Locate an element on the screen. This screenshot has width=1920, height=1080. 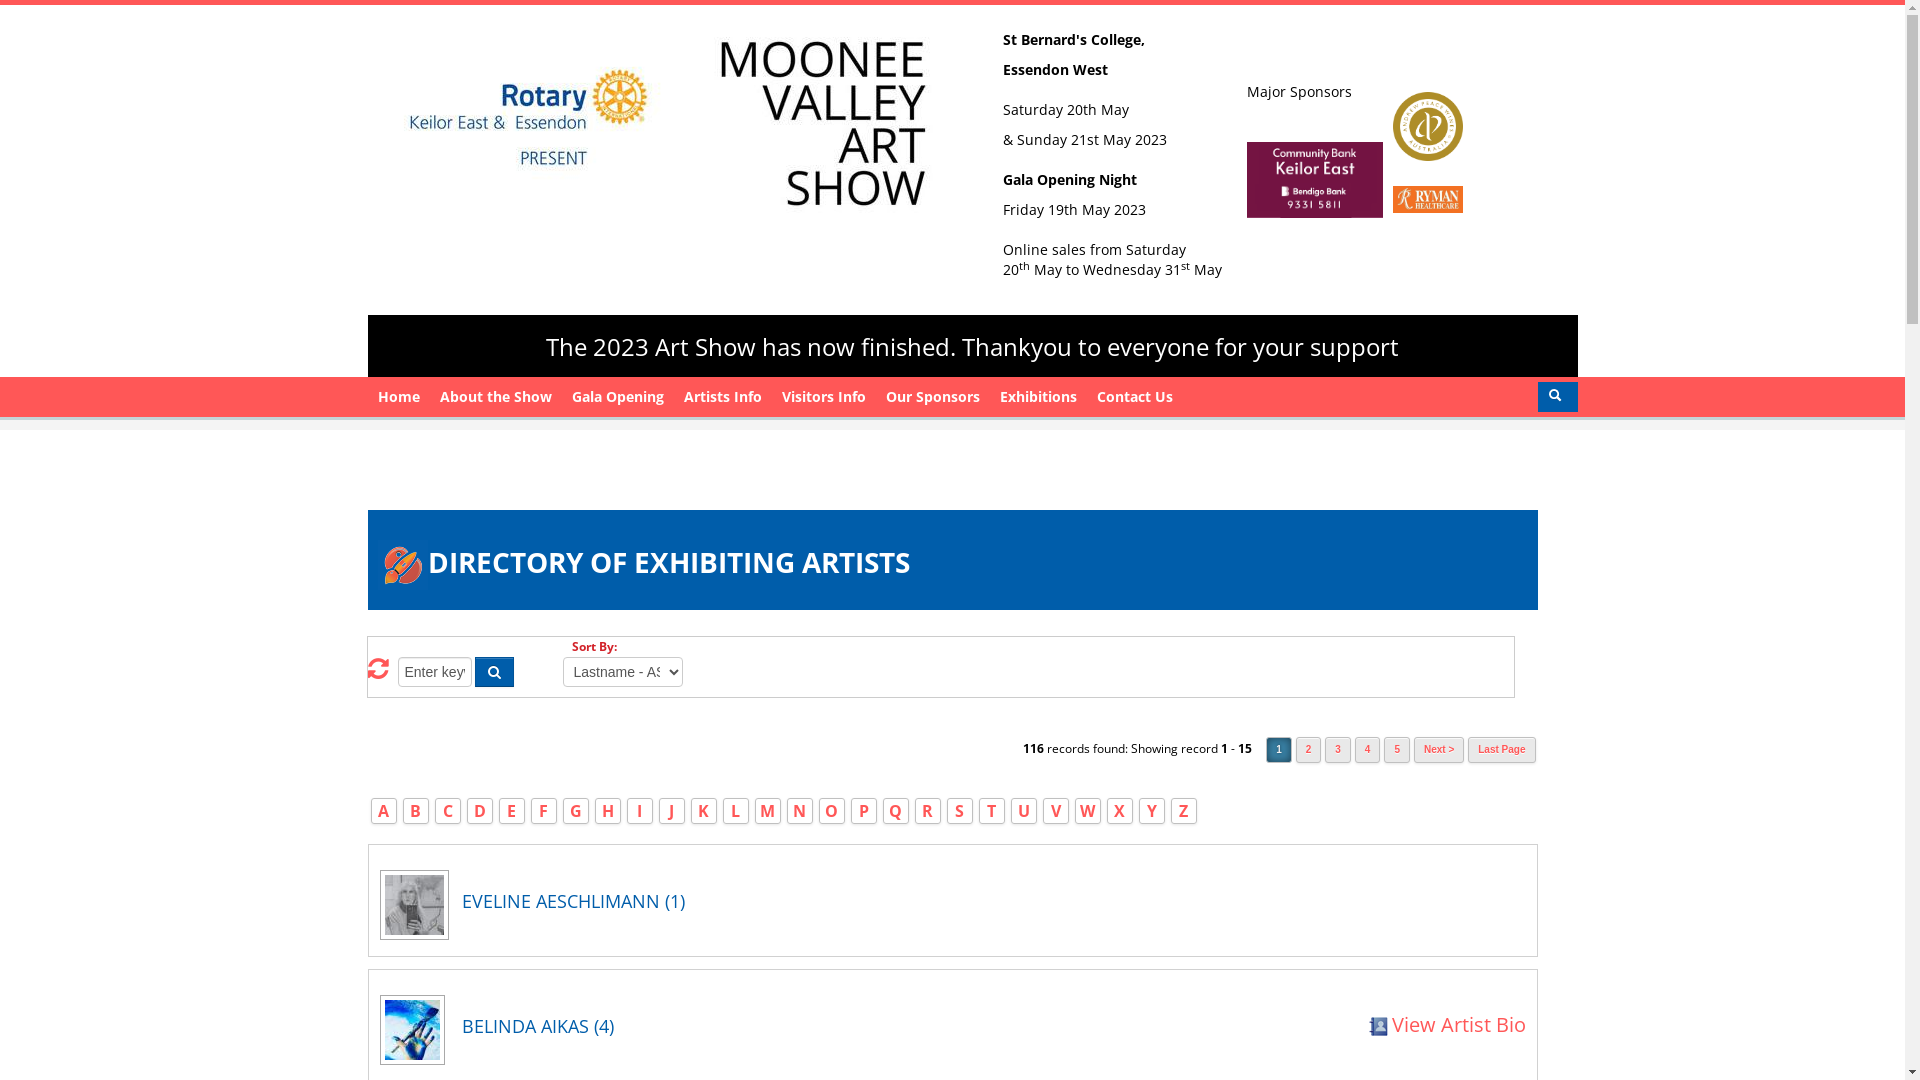
'Reset Search Criteria' is located at coordinates (368, 672).